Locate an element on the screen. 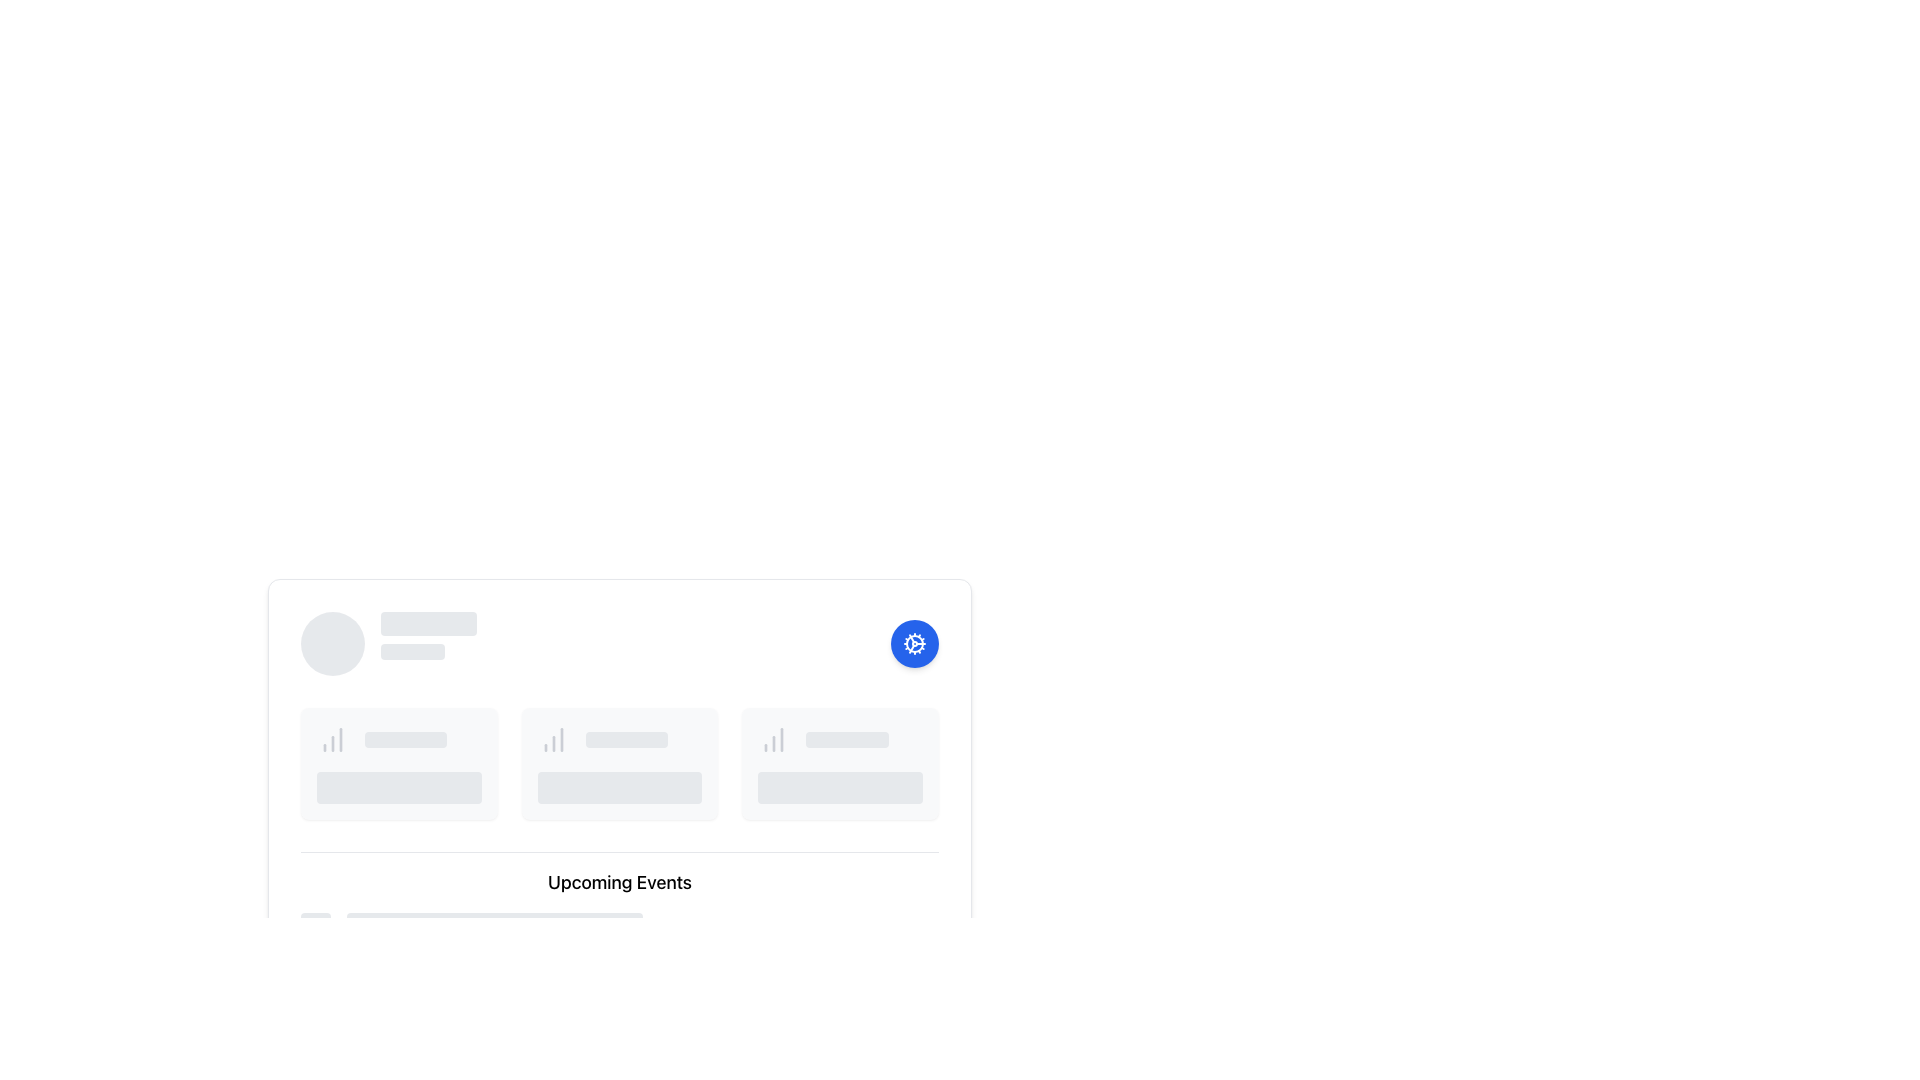 The image size is (1920, 1080). the first rectangular card with rounded corners that has a light gray background and is positioned at the top-left of the grid layout is located at coordinates (399, 763).